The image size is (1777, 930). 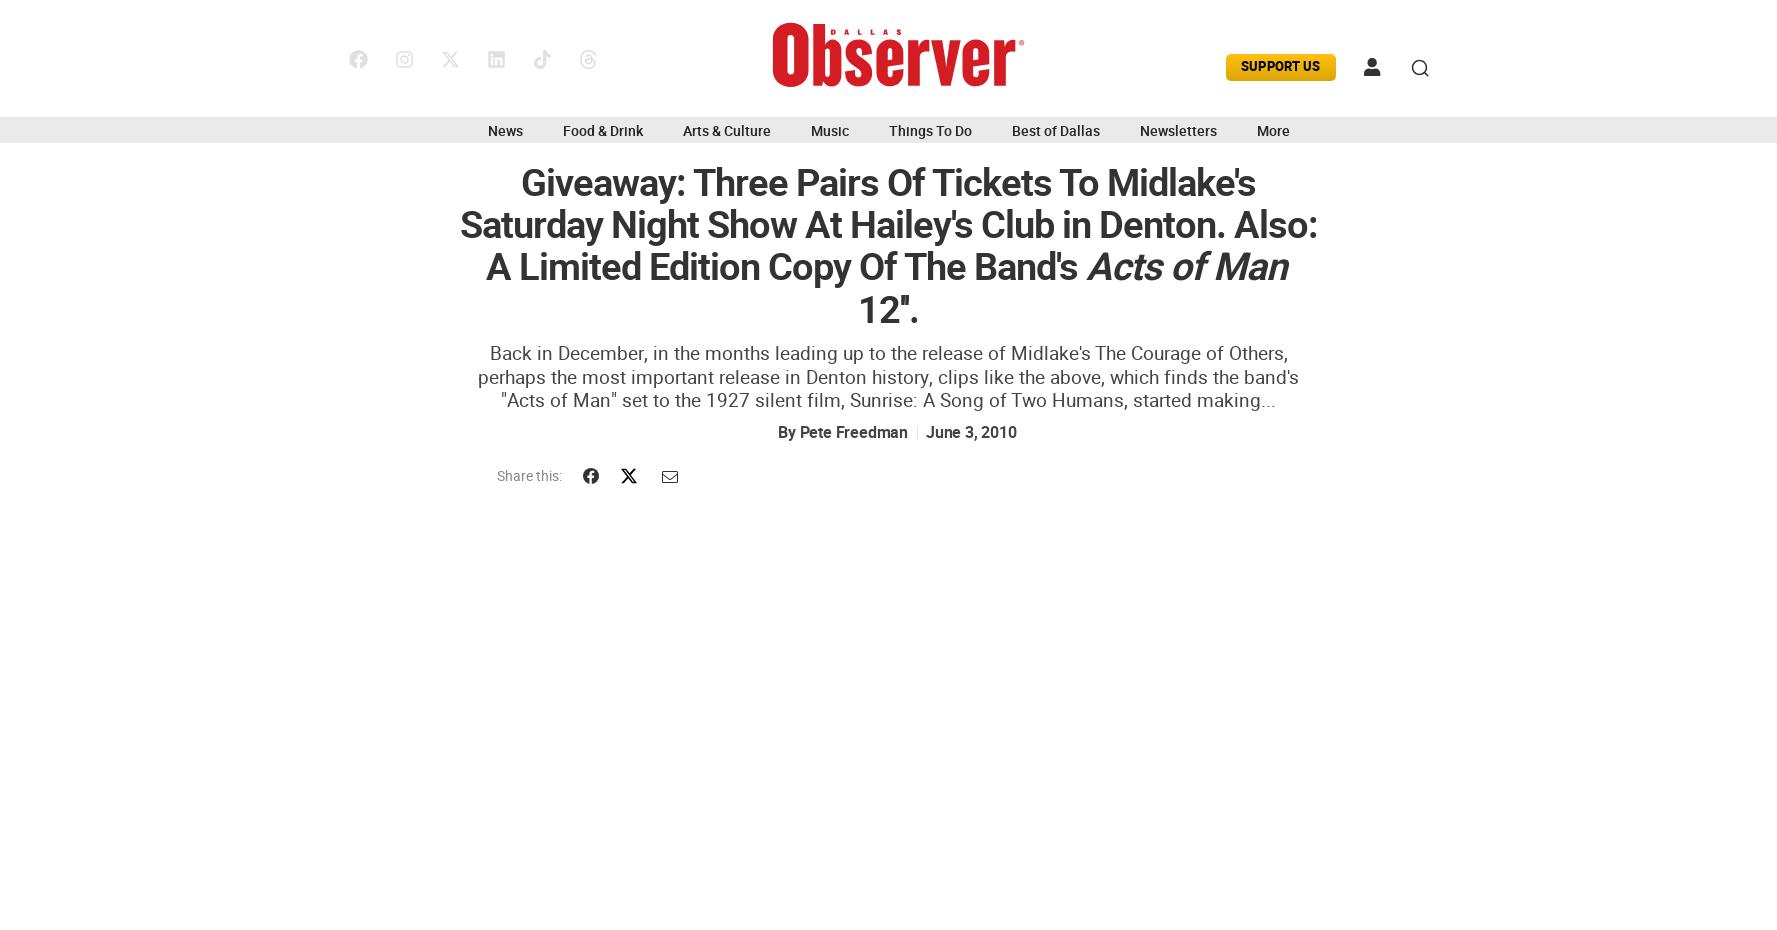 What do you see at coordinates (457, 224) in the screenshot?
I see `'Giveaway: Three Pairs Of Tickets To Midlake's Saturday Night Show At Hailey's Club in Denton. Also: A Limited Edition Copy Of The Band's'` at bounding box center [457, 224].